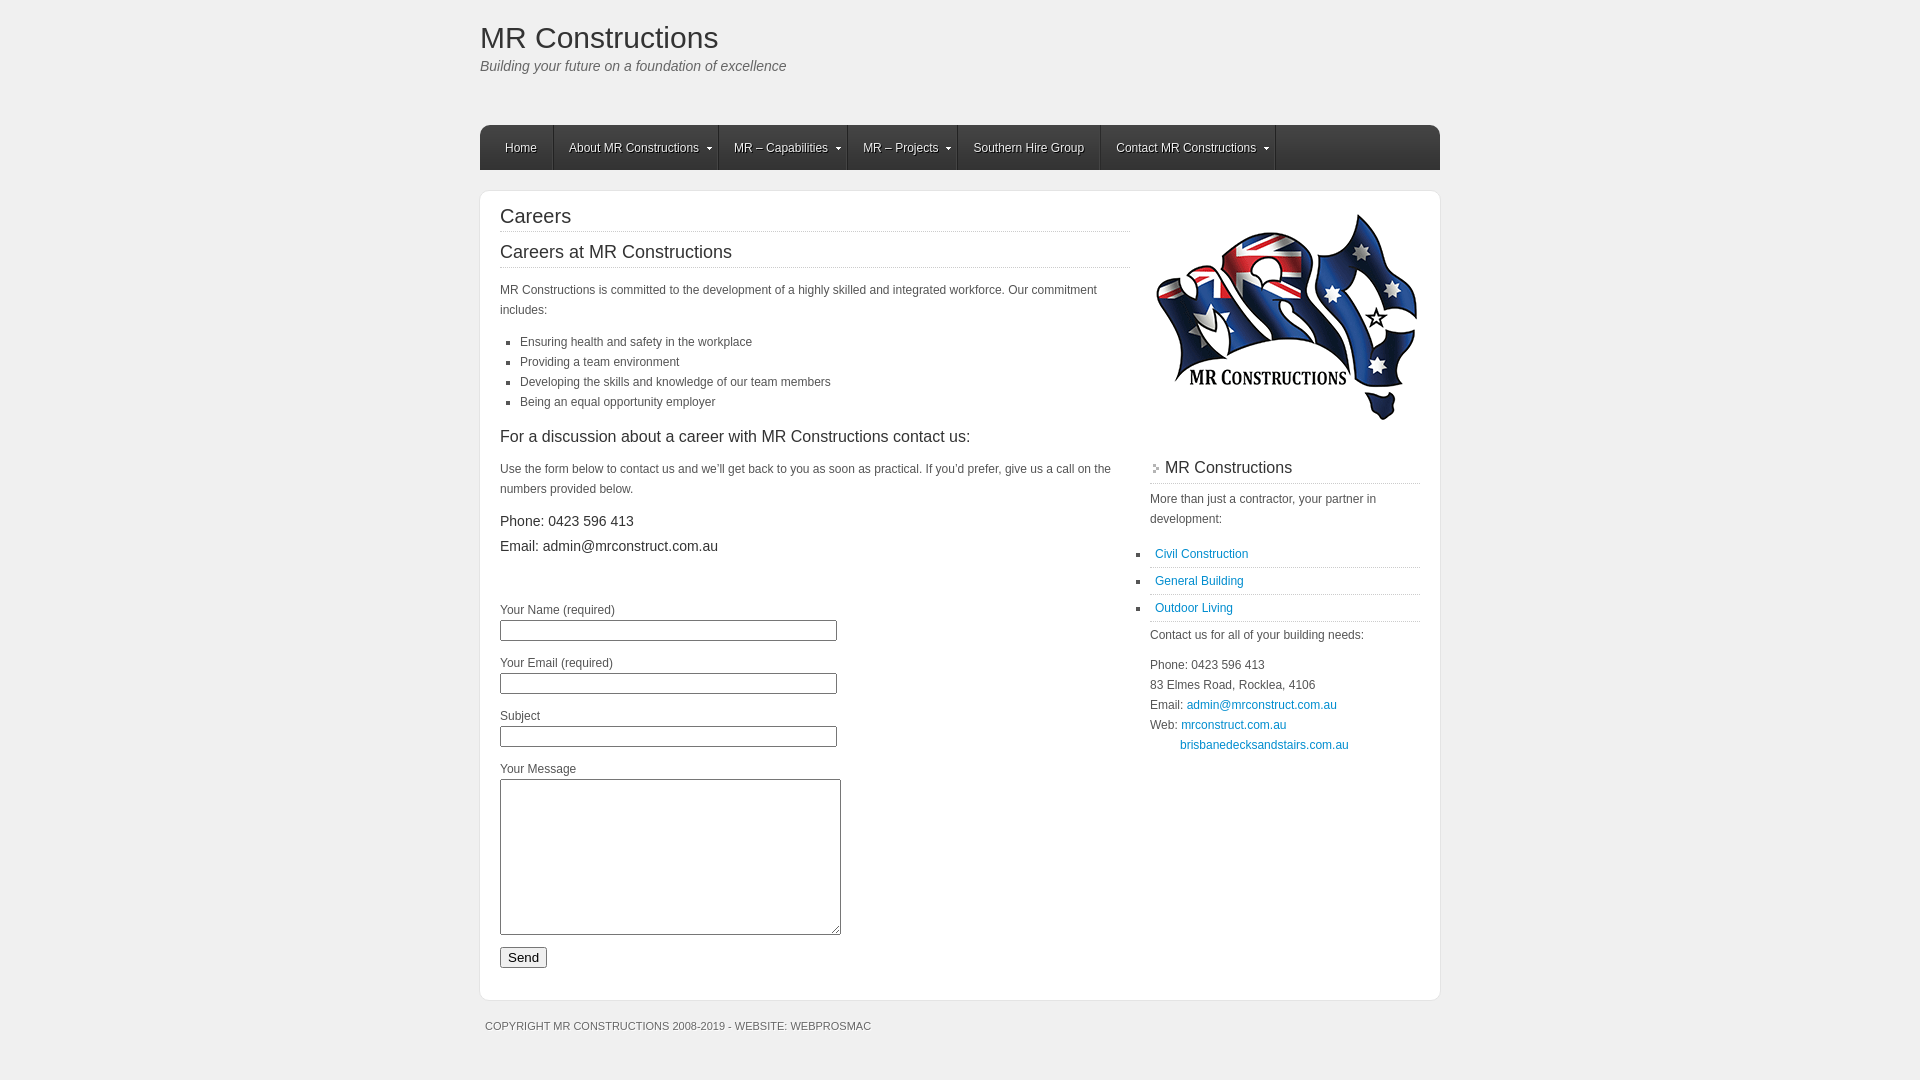 The image size is (1920, 1080). Describe the element at coordinates (1155, 607) in the screenshot. I see `'Outdoor Living'` at that location.